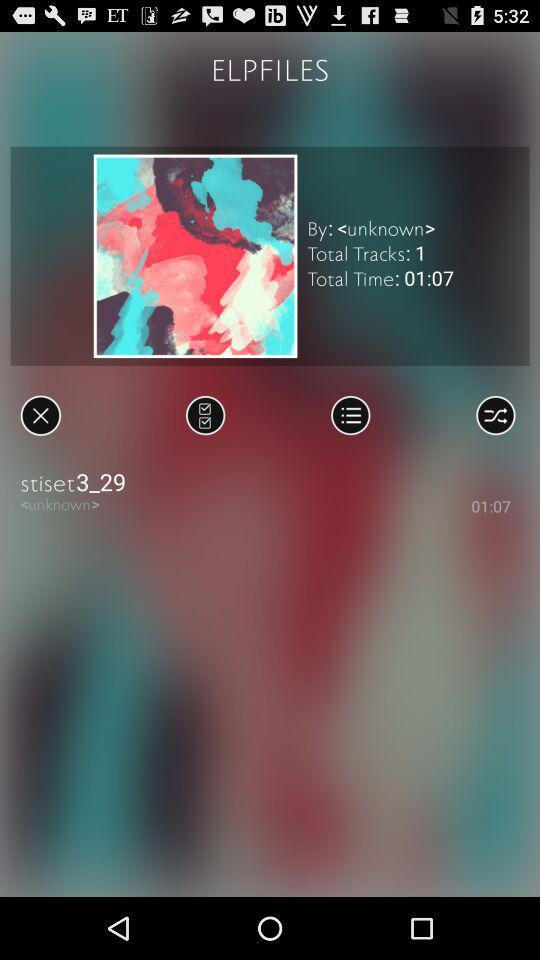 The image size is (540, 960). I want to click on the list icon, so click(349, 444).